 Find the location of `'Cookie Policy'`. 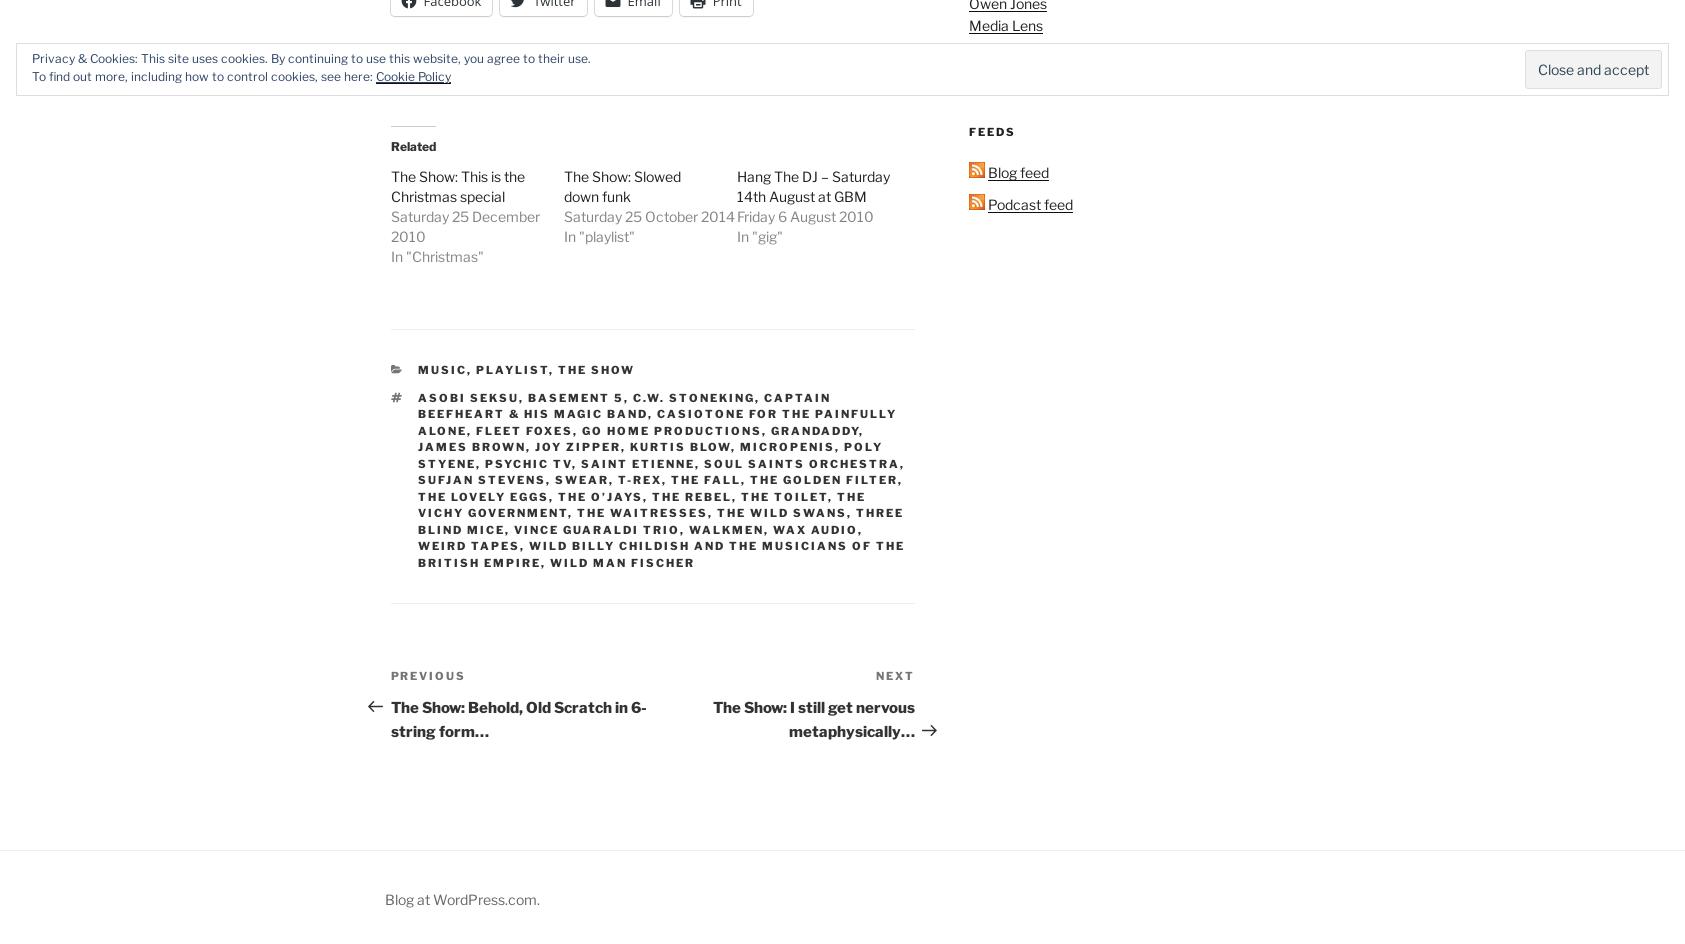

'Cookie Policy' is located at coordinates (412, 75).